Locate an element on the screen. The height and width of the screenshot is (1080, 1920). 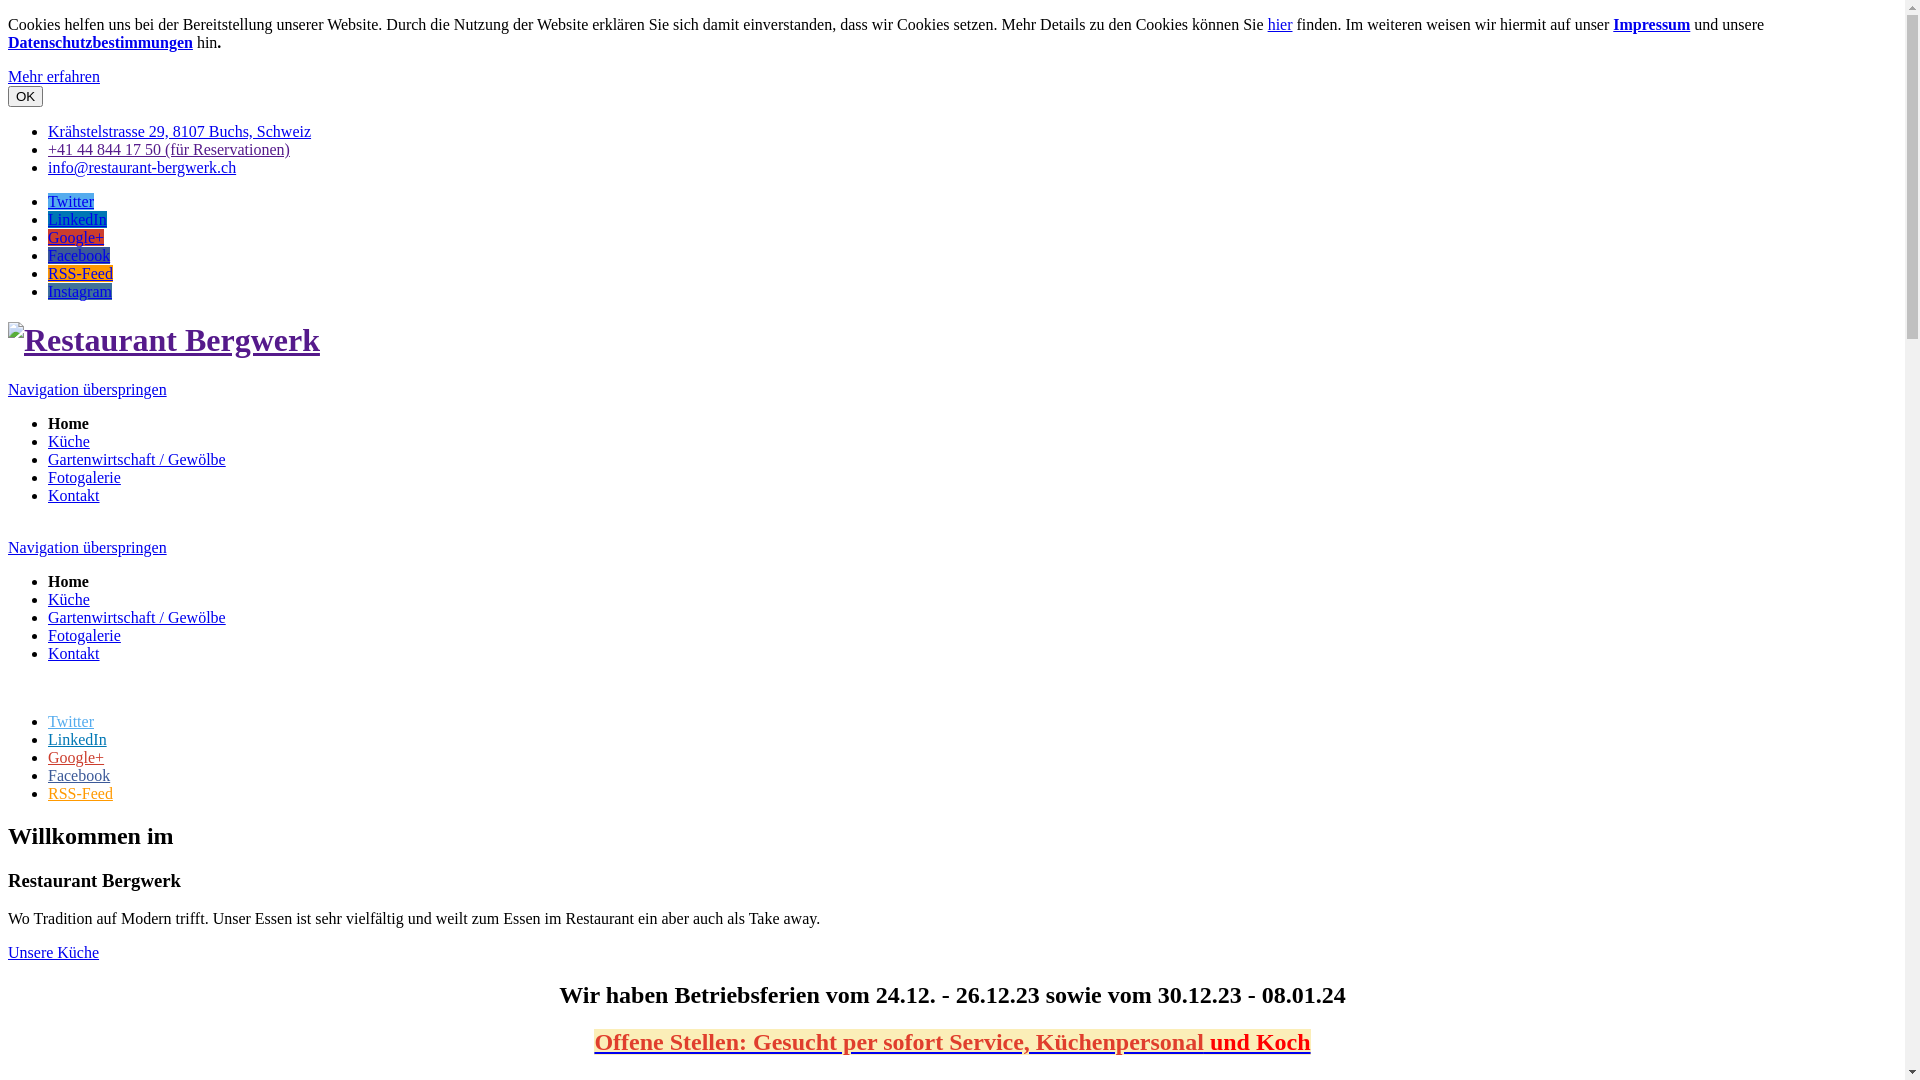
'Fotogalerie' is located at coordinates (48, 635).